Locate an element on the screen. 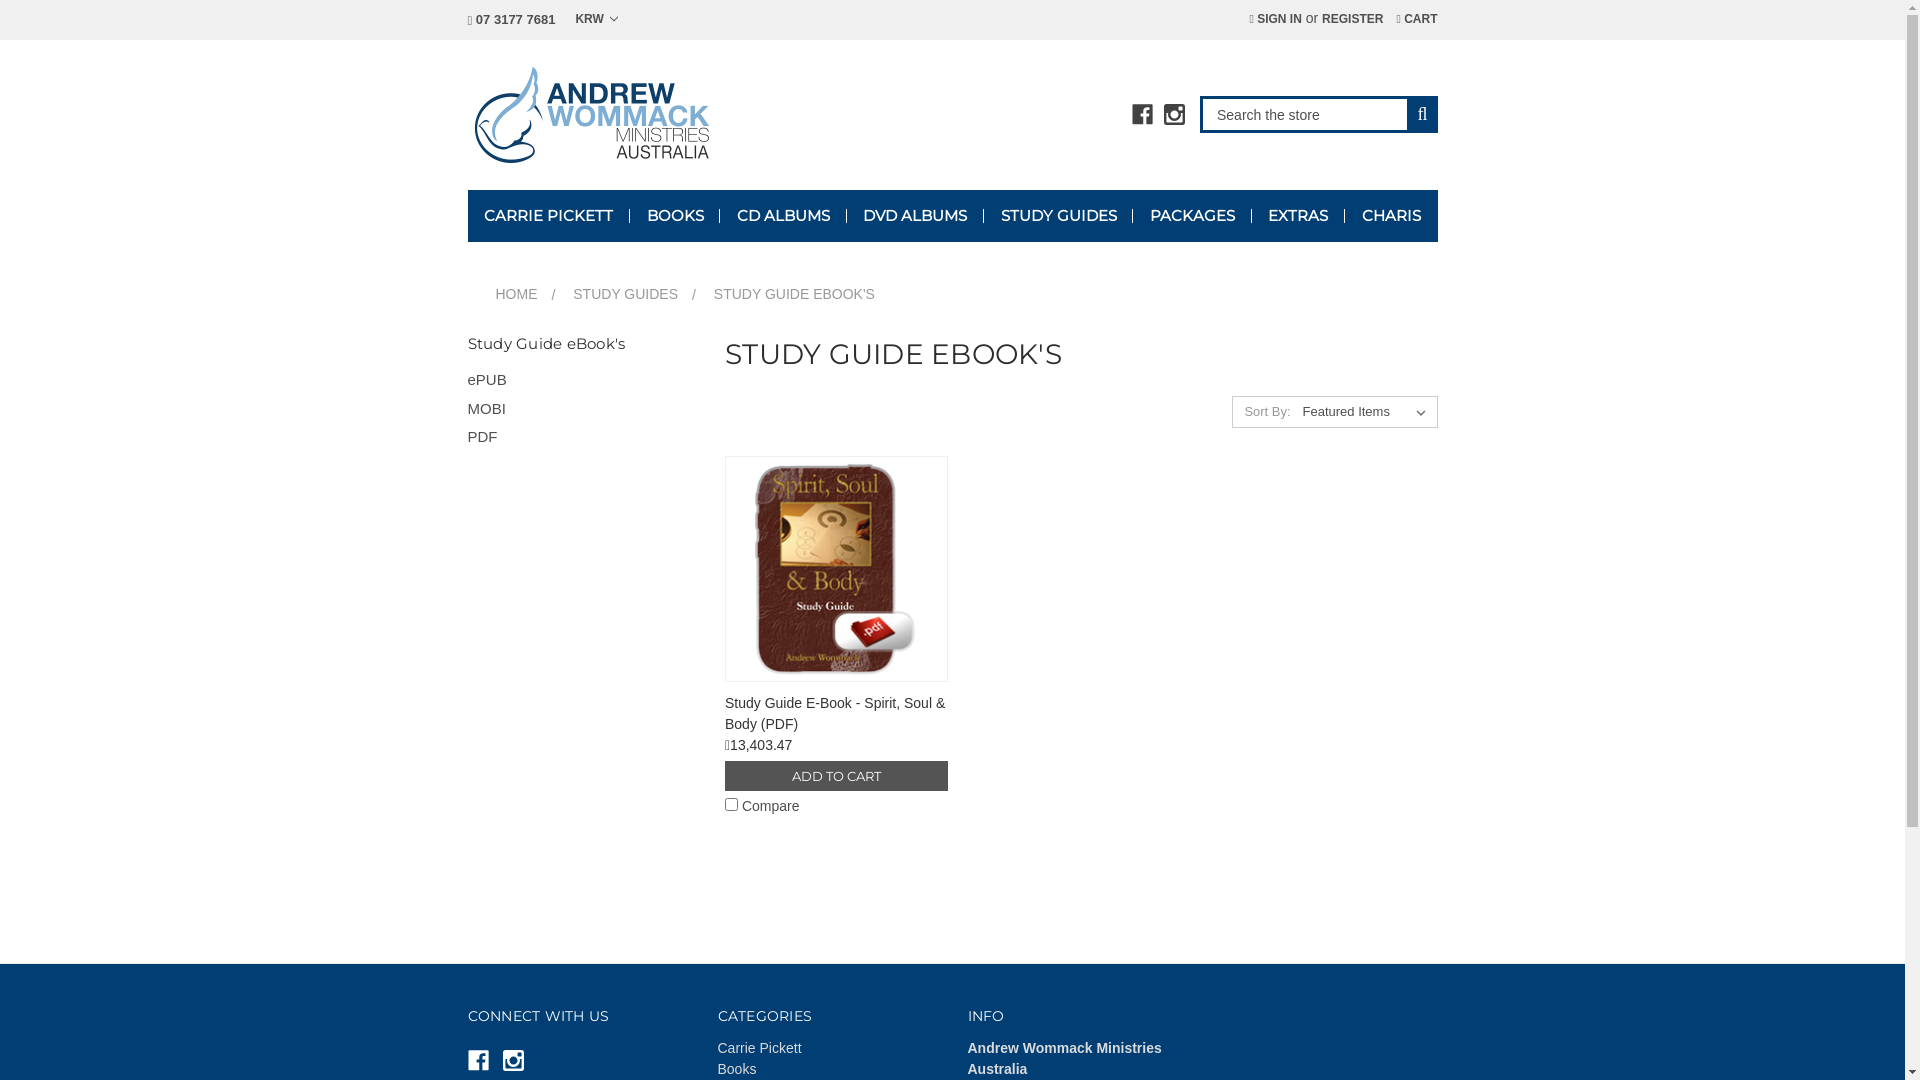 The image size is (1920, 1080). 'Carrie Pickett' is located at coordinates (718, 1047).